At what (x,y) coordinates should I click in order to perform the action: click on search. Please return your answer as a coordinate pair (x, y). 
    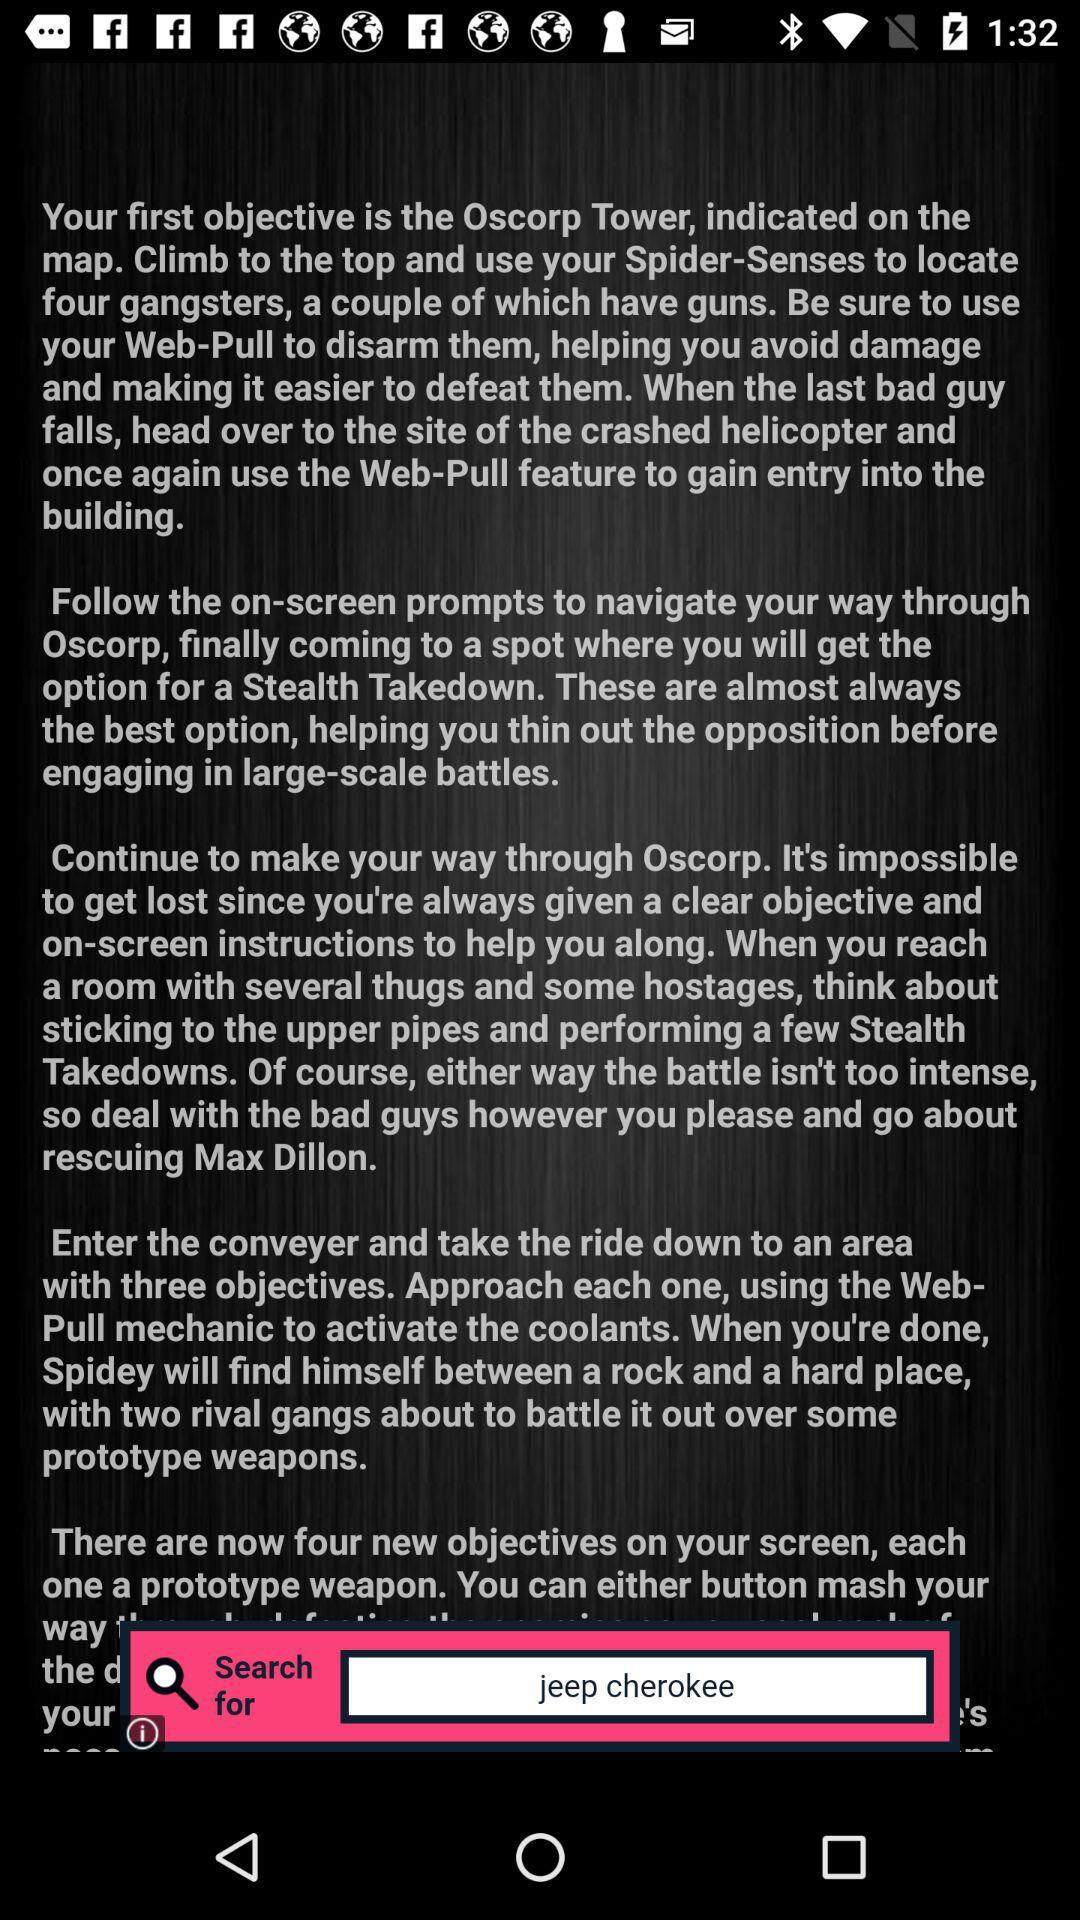
    Looking at the image, I should click on (540, 1685).